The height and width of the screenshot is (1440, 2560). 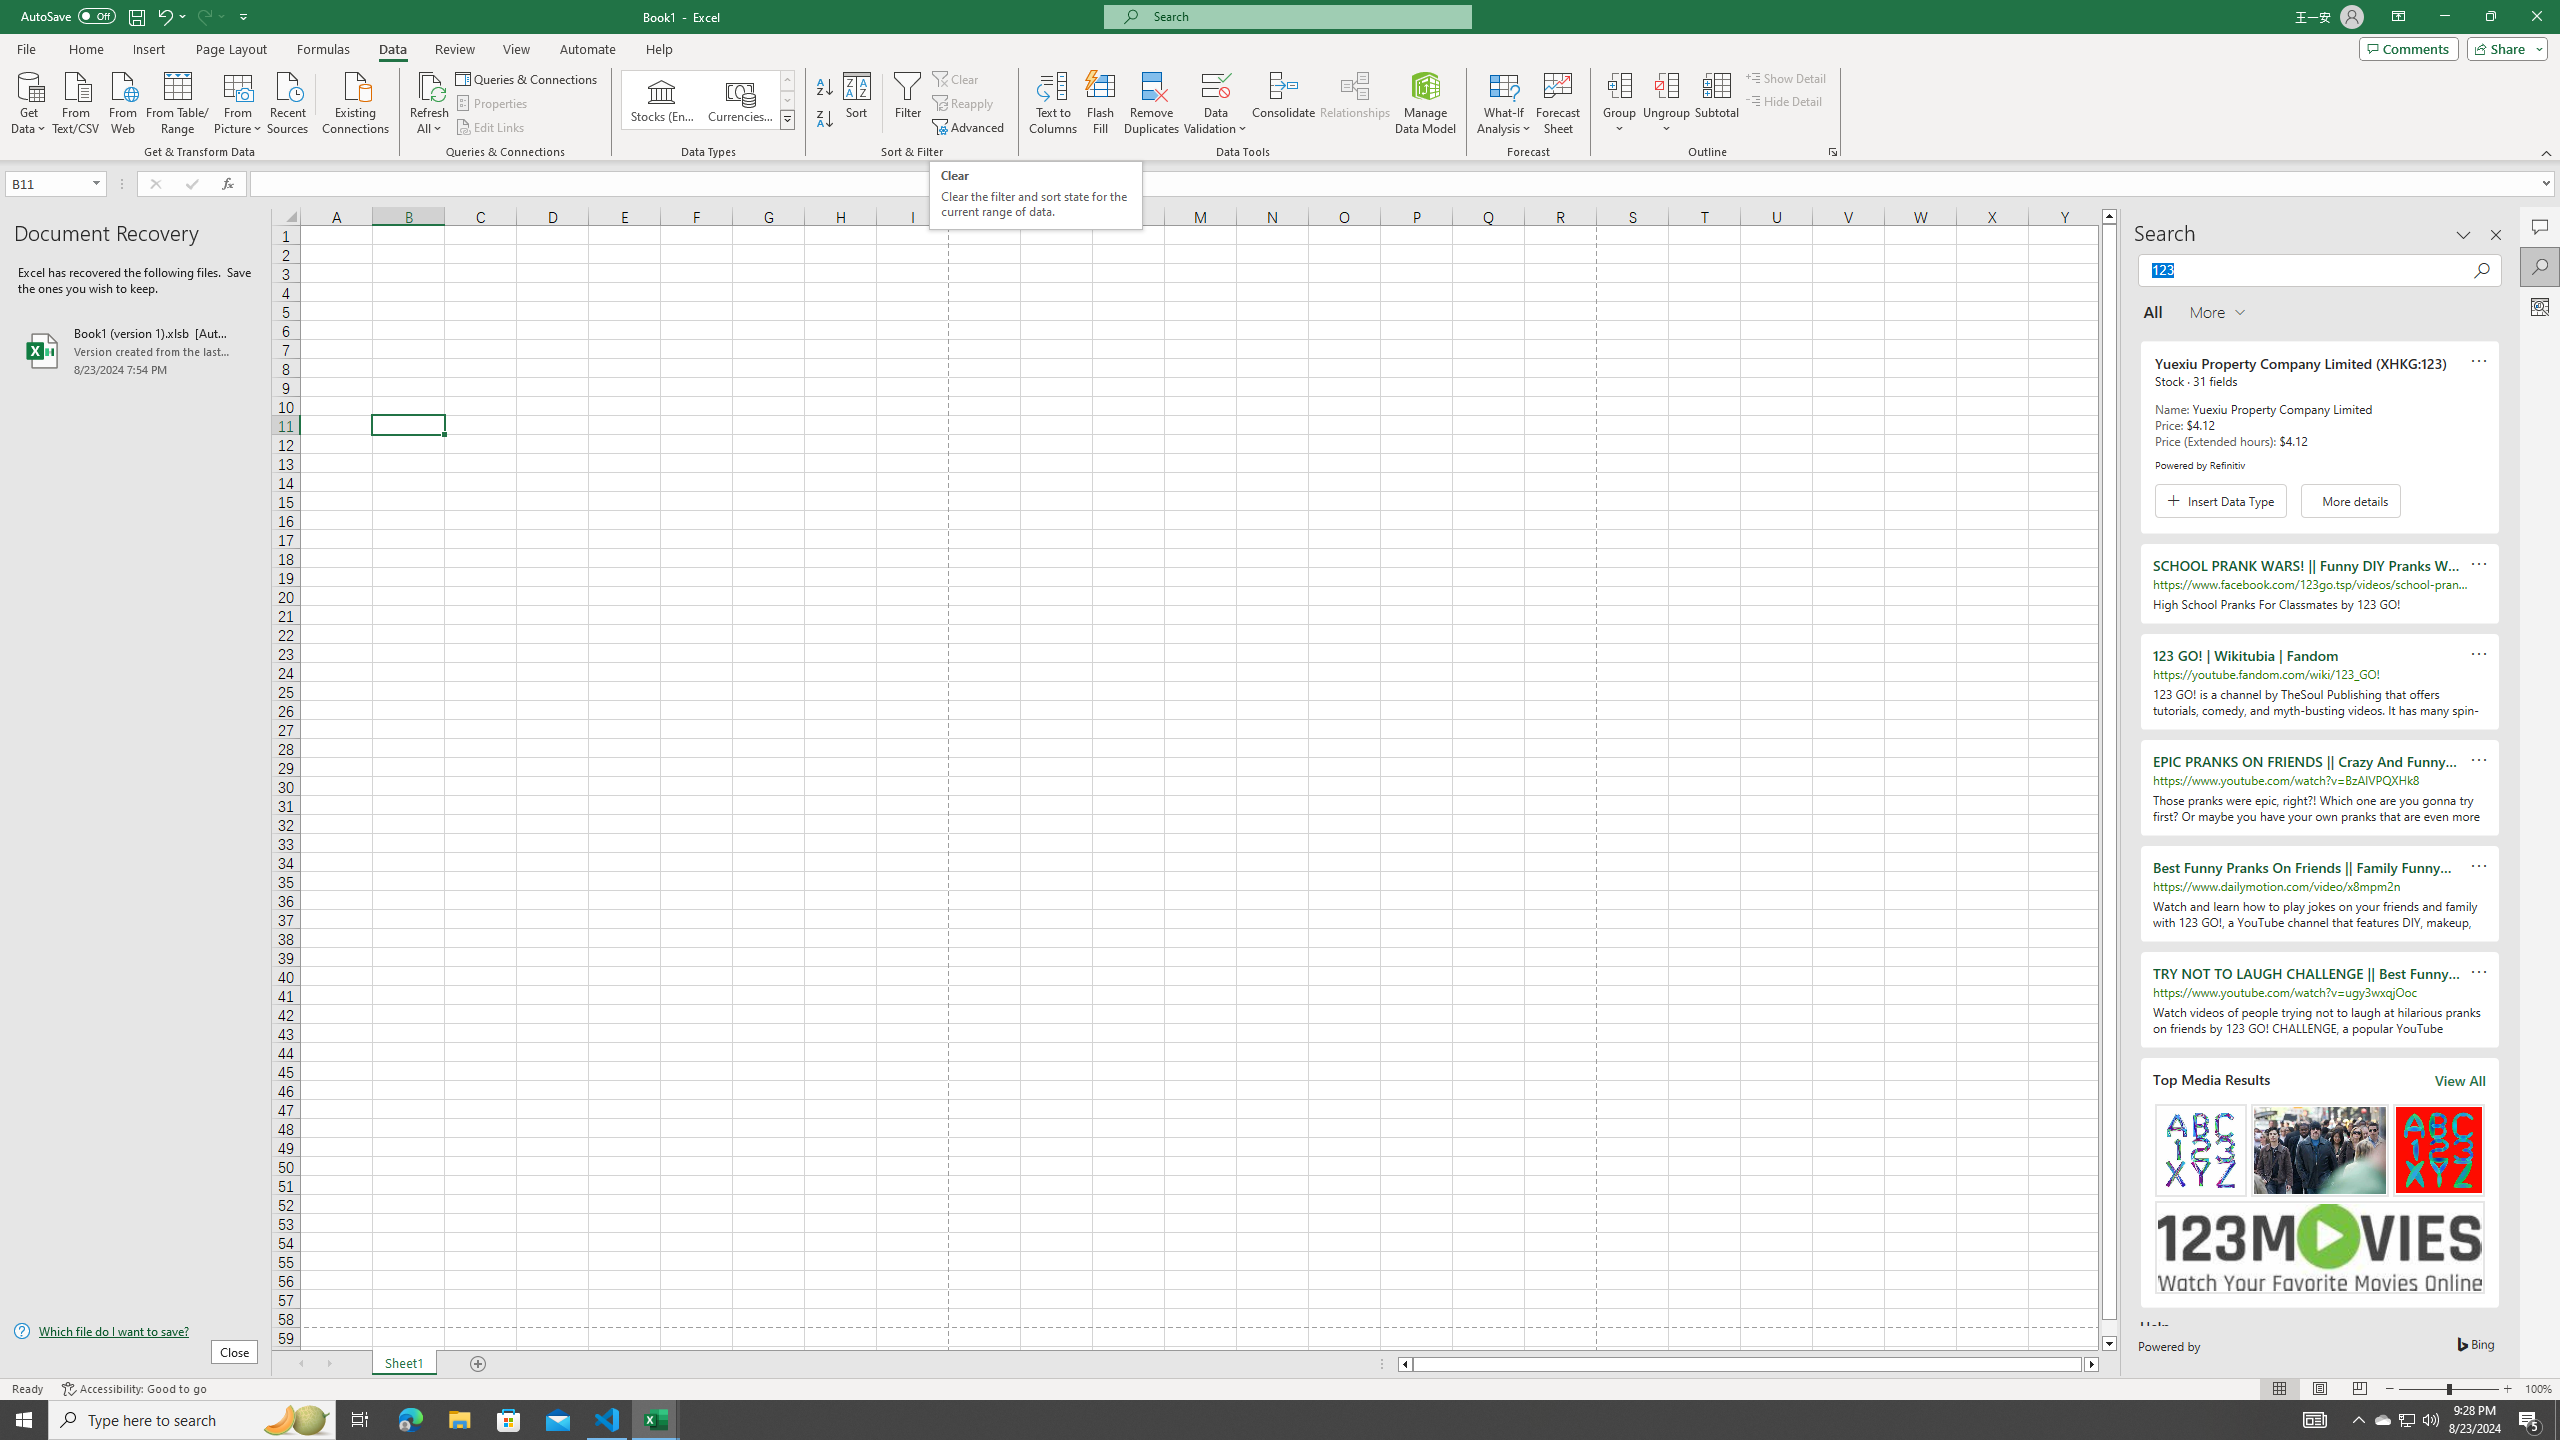 I want to click on 'Currencies (English)', so click(x=738, y=99).